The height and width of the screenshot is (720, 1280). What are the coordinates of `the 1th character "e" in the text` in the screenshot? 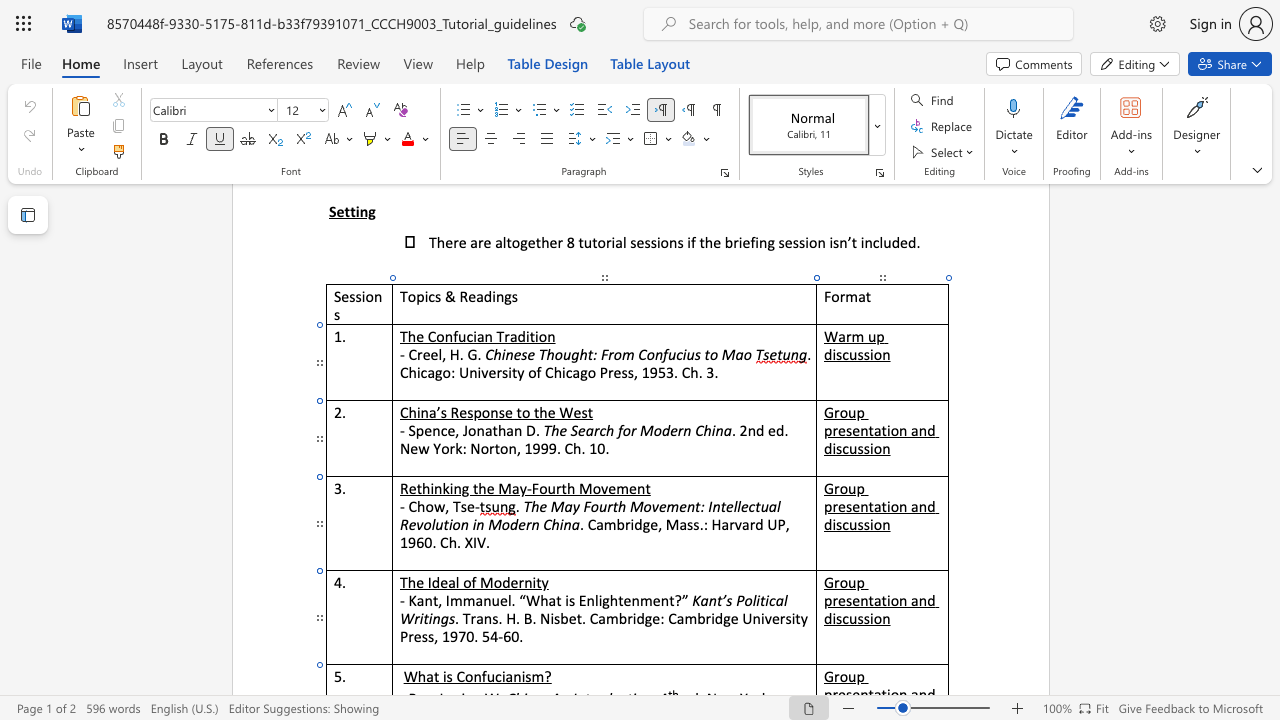 It's located at (503, 599).